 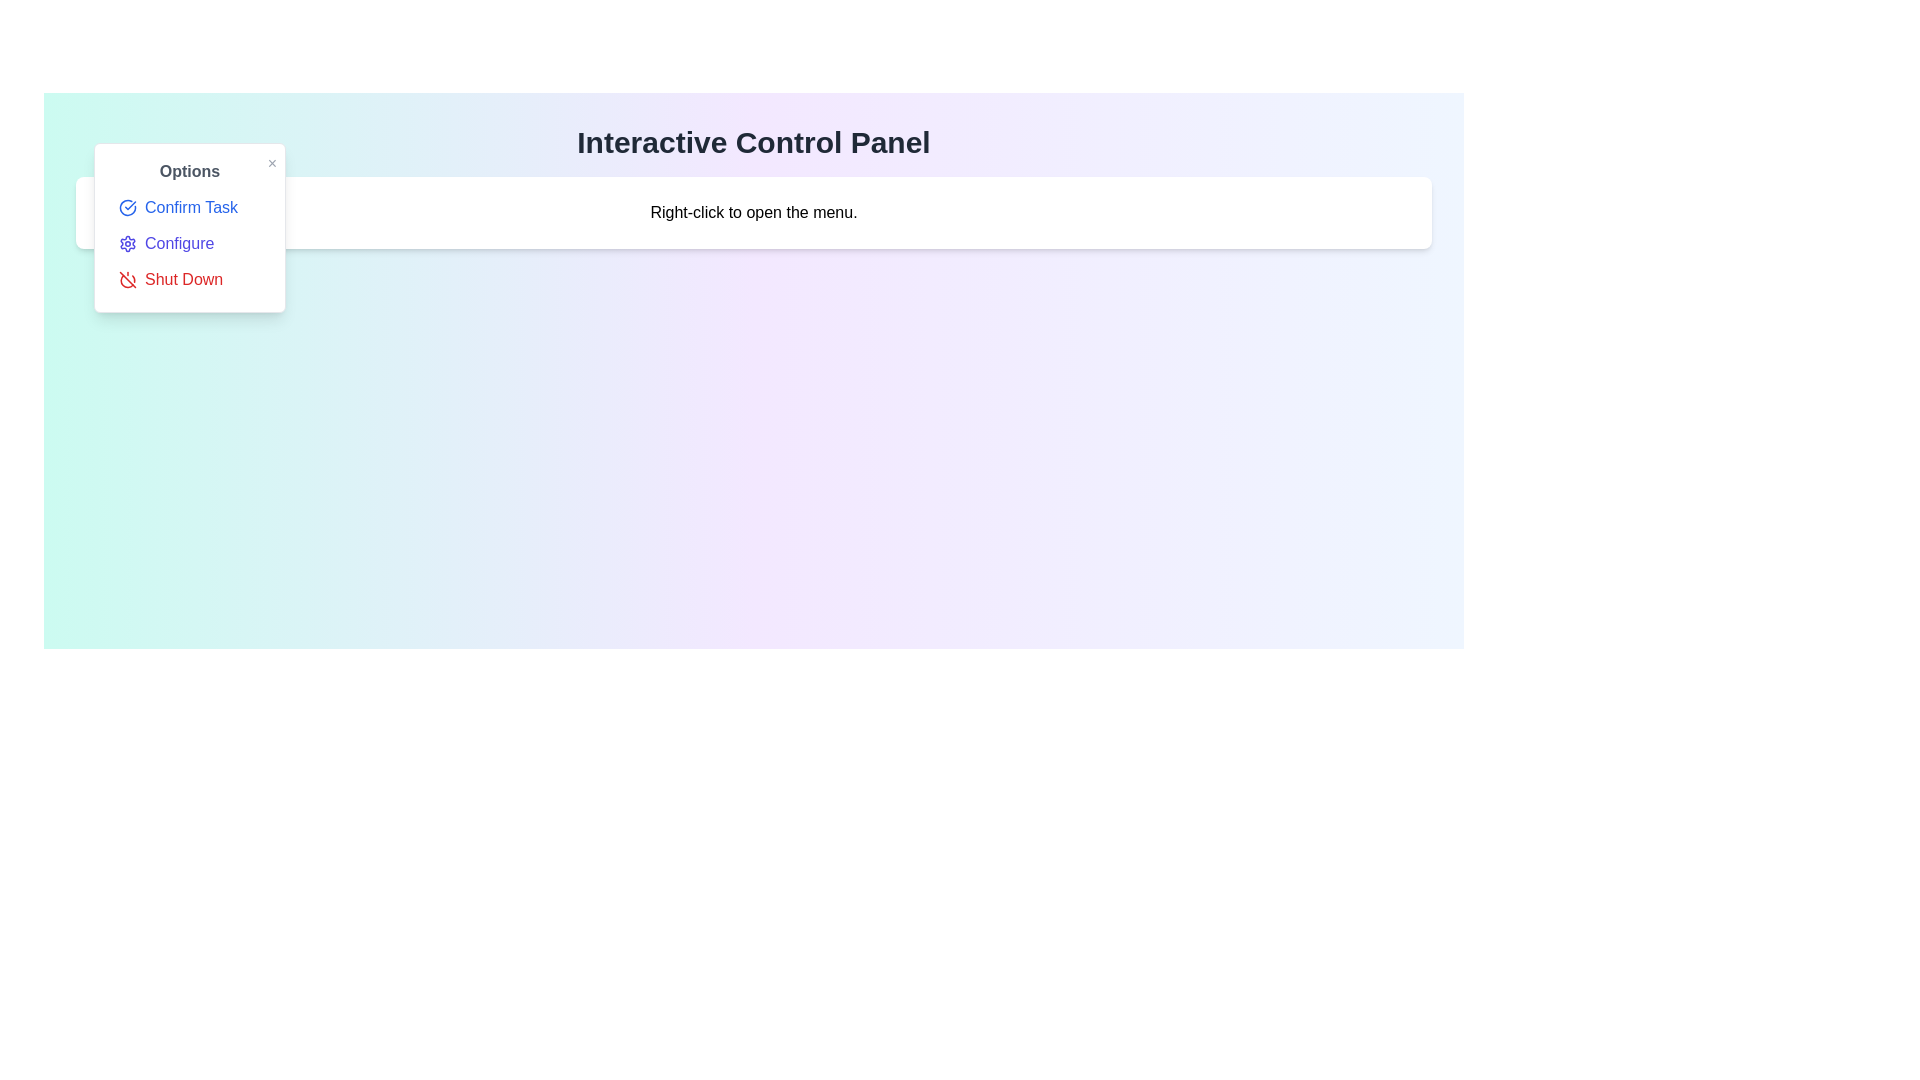 What do you see at coordinates (190, 242) in the screenshot?
I see `the 'Configure' option in the menu` at bounding box center [190, 242].